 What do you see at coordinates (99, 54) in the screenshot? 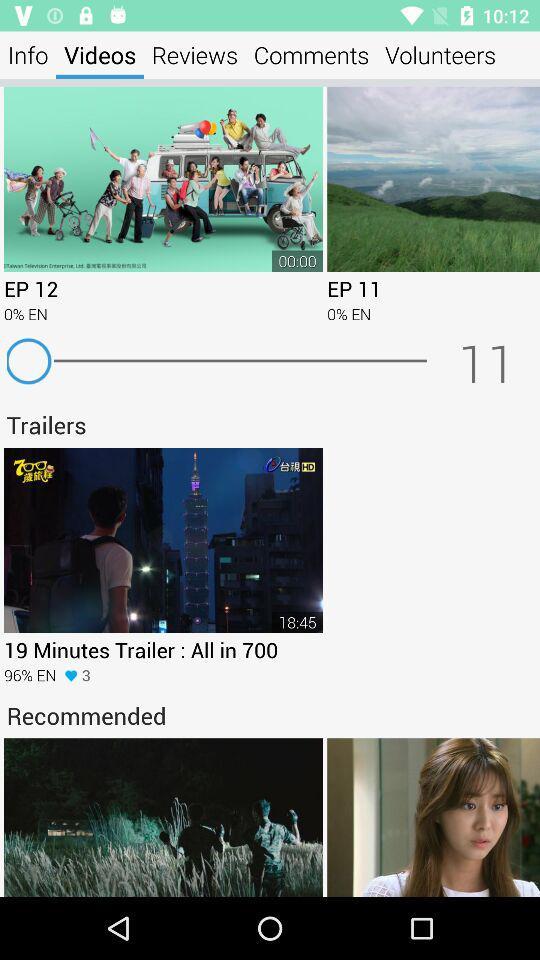
I see `item to the right of info app` at bounding box center [99, 54].